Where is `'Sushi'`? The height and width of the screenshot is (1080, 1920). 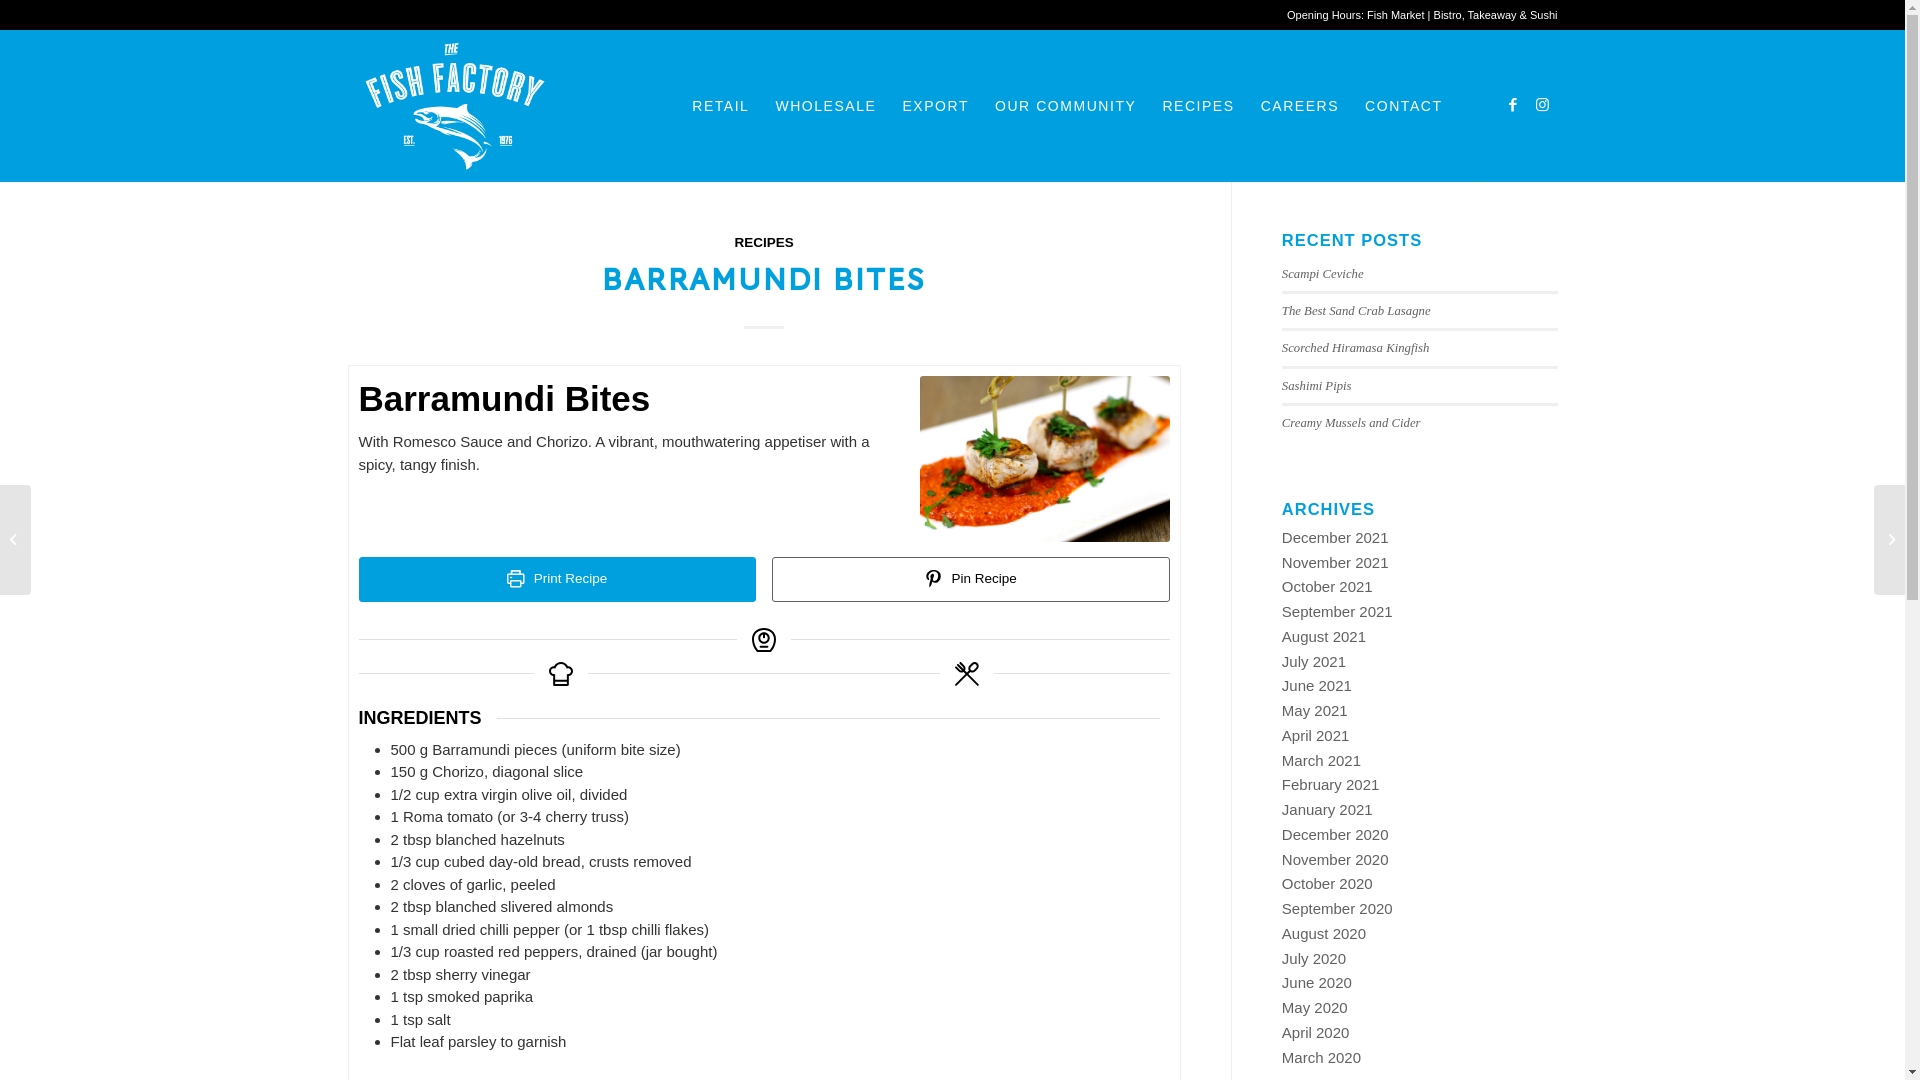 'Sushi' is located at coordinates (1543, 15).